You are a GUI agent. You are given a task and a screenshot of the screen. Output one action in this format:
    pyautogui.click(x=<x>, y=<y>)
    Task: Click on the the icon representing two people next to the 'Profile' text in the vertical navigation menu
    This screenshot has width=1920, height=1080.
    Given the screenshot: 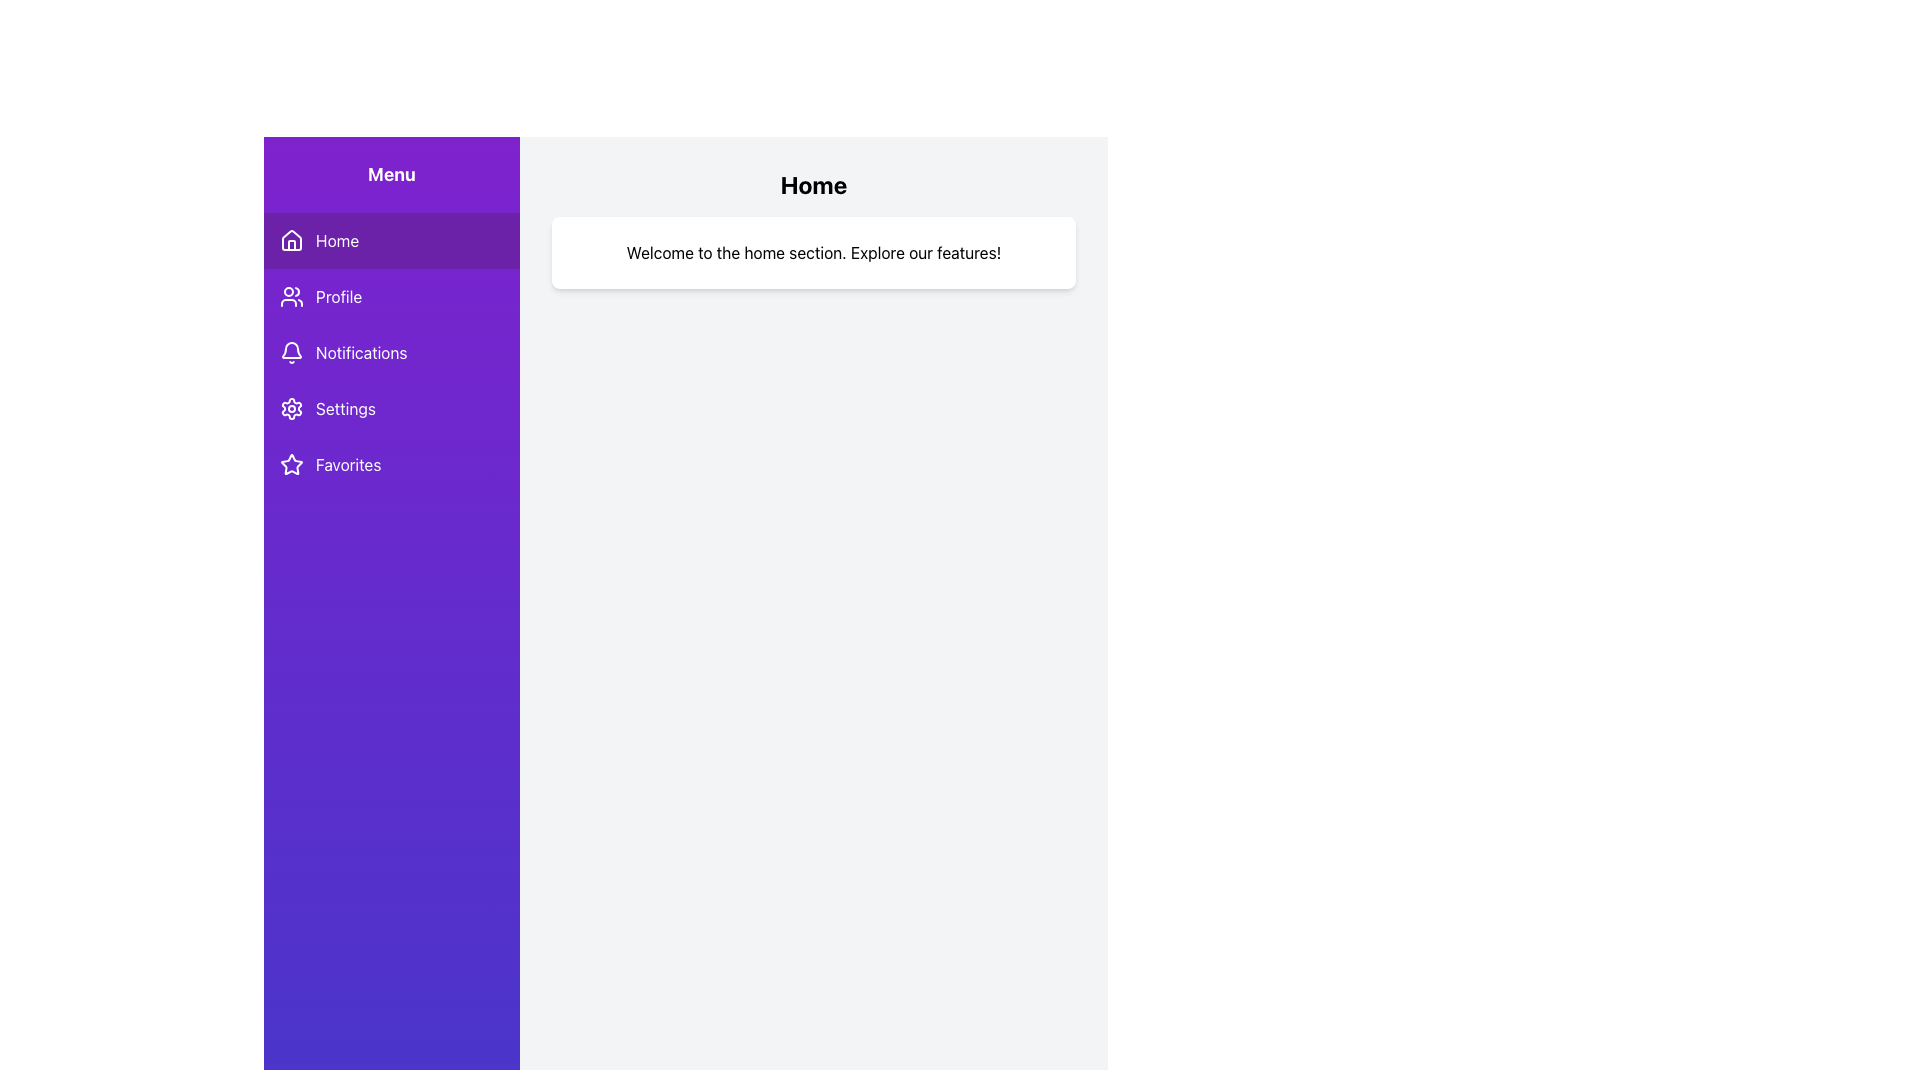 What is the action you would take?
    pyautogui.click(x=291, y=297)
    